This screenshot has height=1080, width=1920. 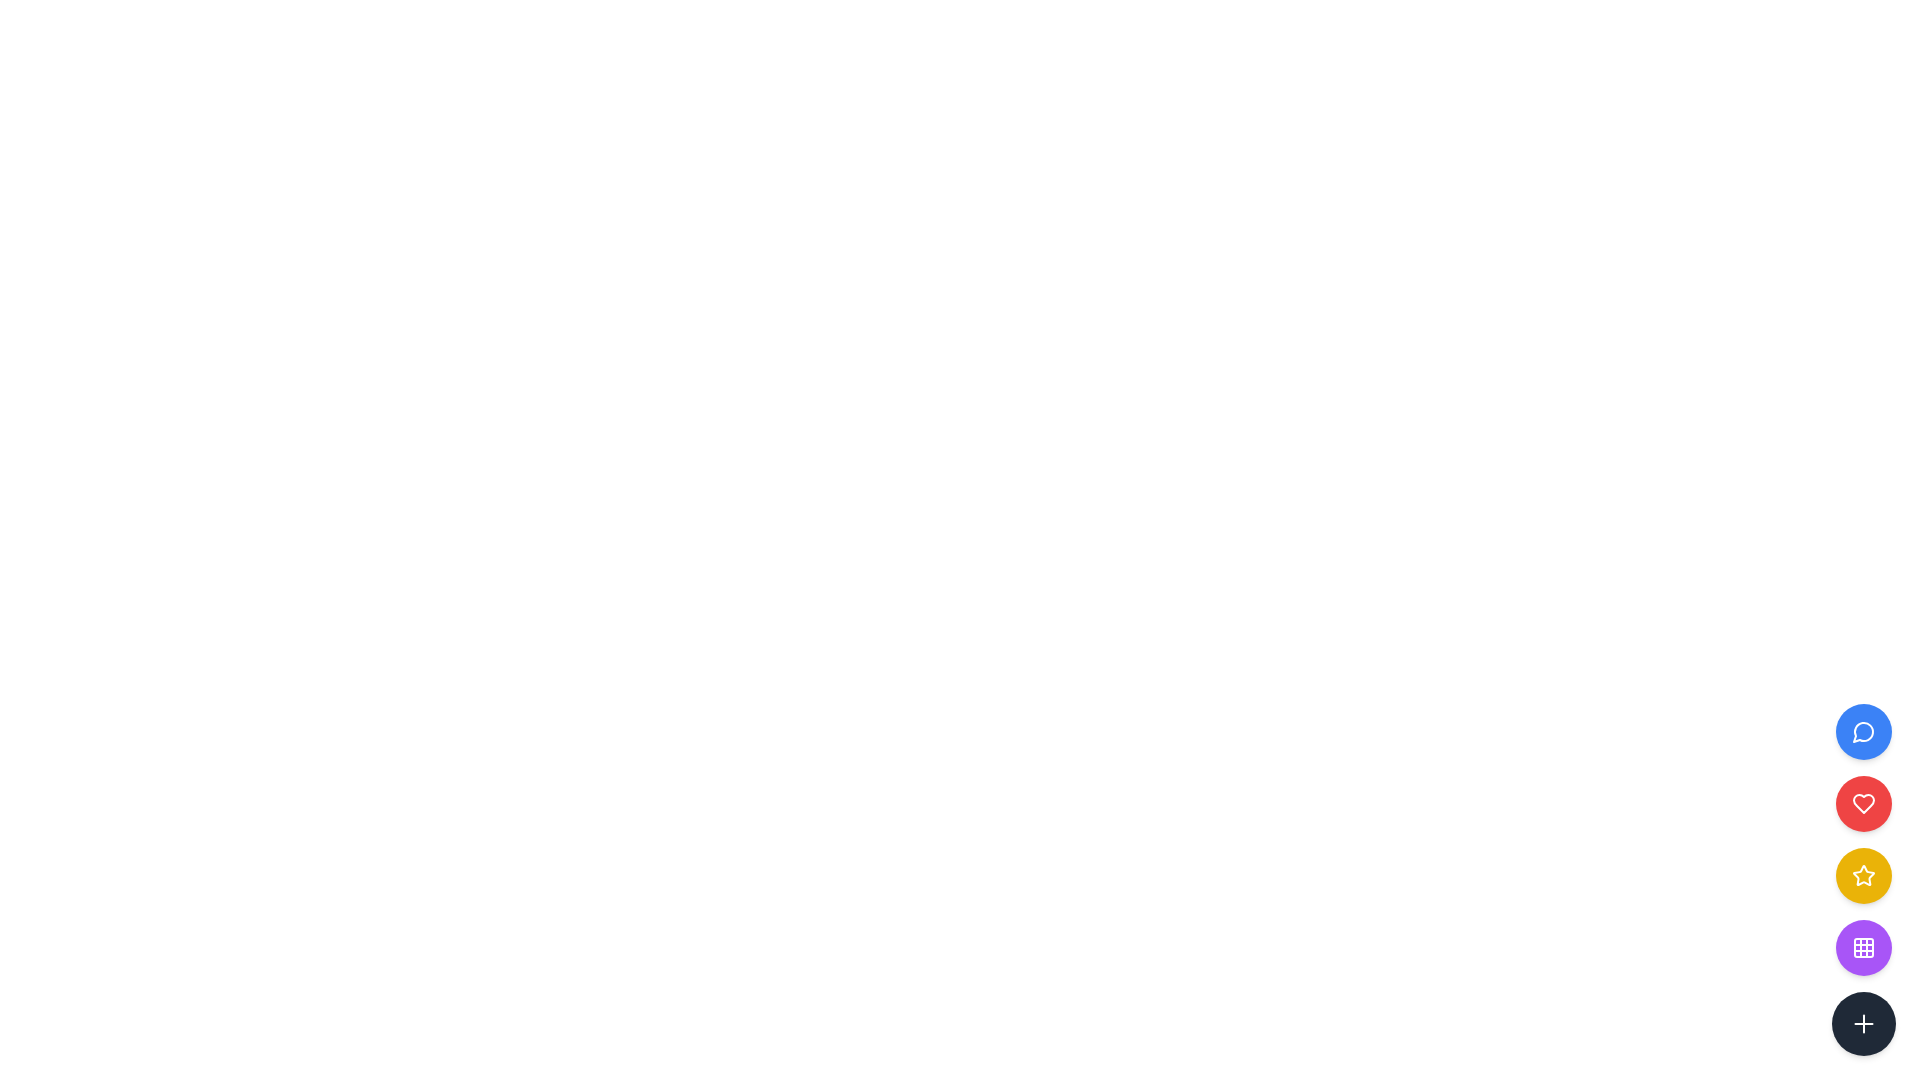 I want to click on the blue speech-bubble shaped icon located at the top of the vertical row of circular icons on the far right of the interface, so click(x=1862, y=732).